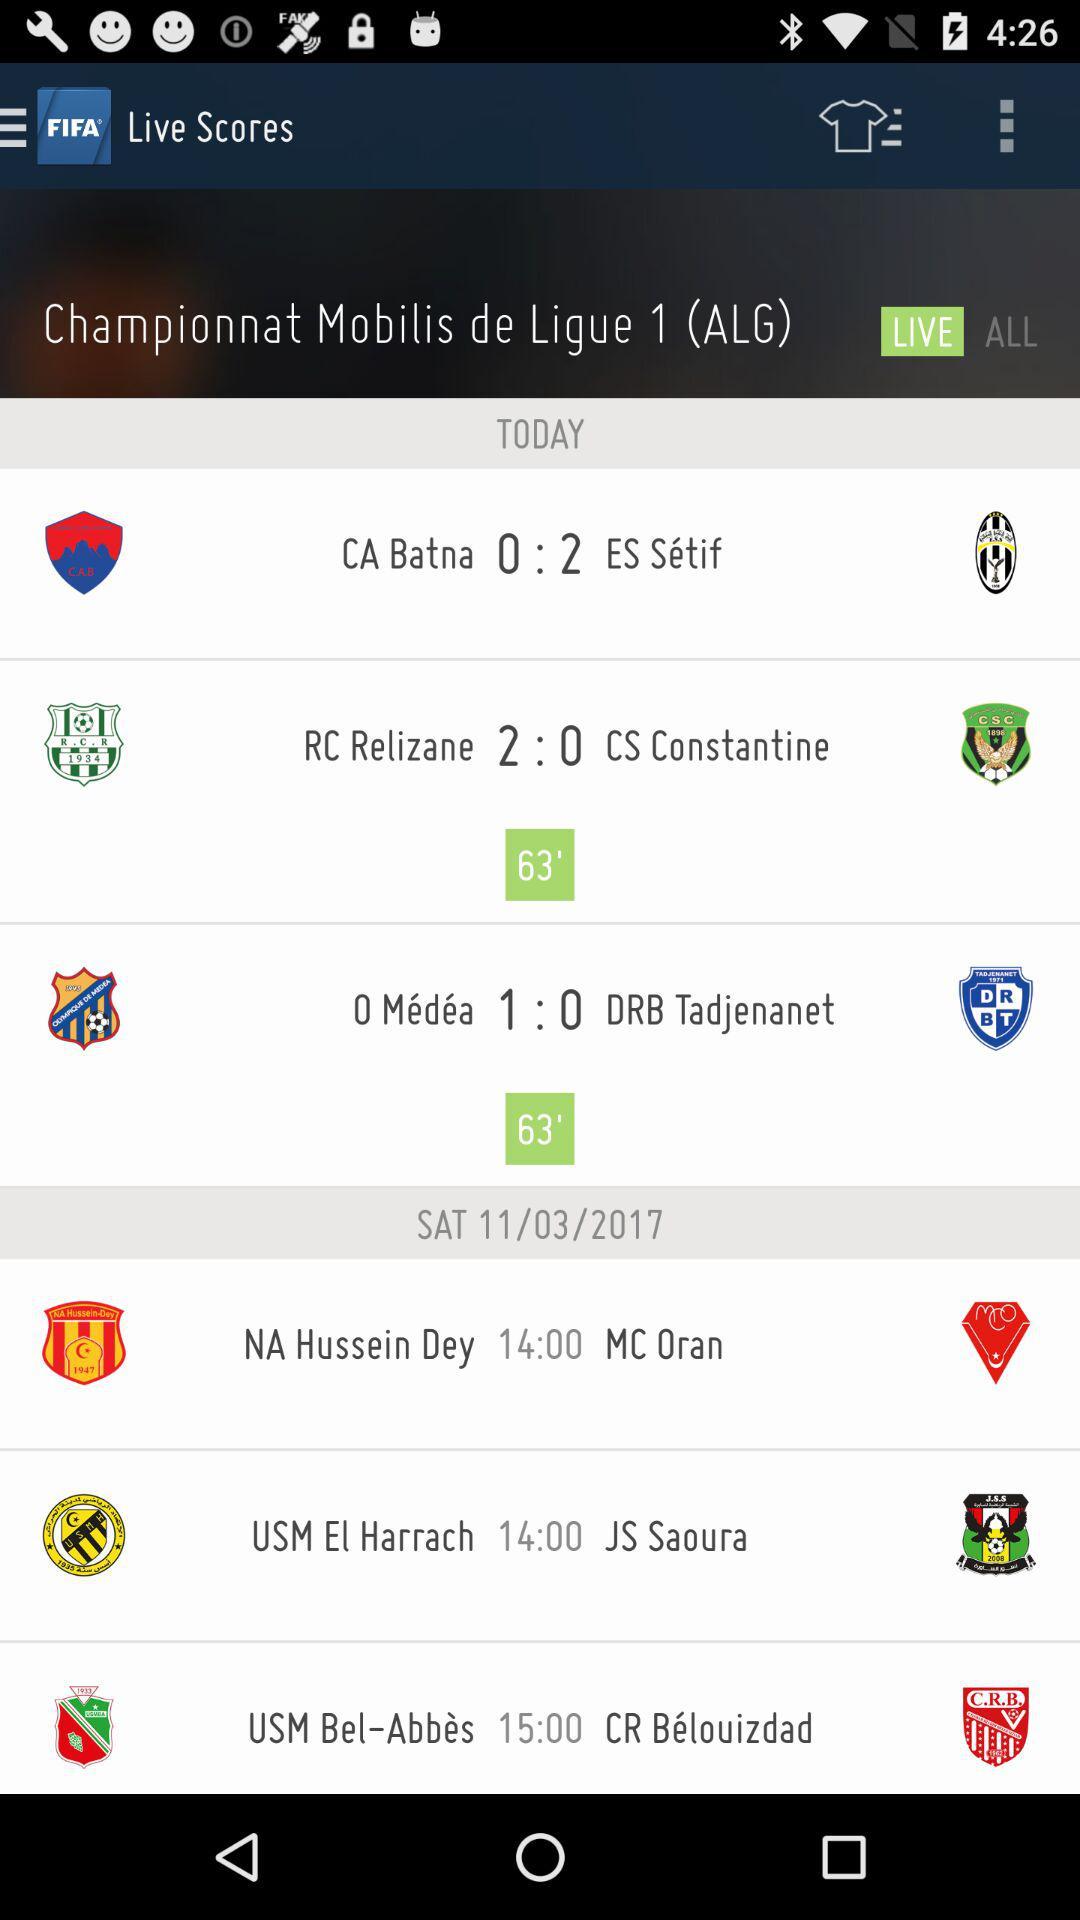  I want to click on the icon next to the live scores app, so click(858, 124).